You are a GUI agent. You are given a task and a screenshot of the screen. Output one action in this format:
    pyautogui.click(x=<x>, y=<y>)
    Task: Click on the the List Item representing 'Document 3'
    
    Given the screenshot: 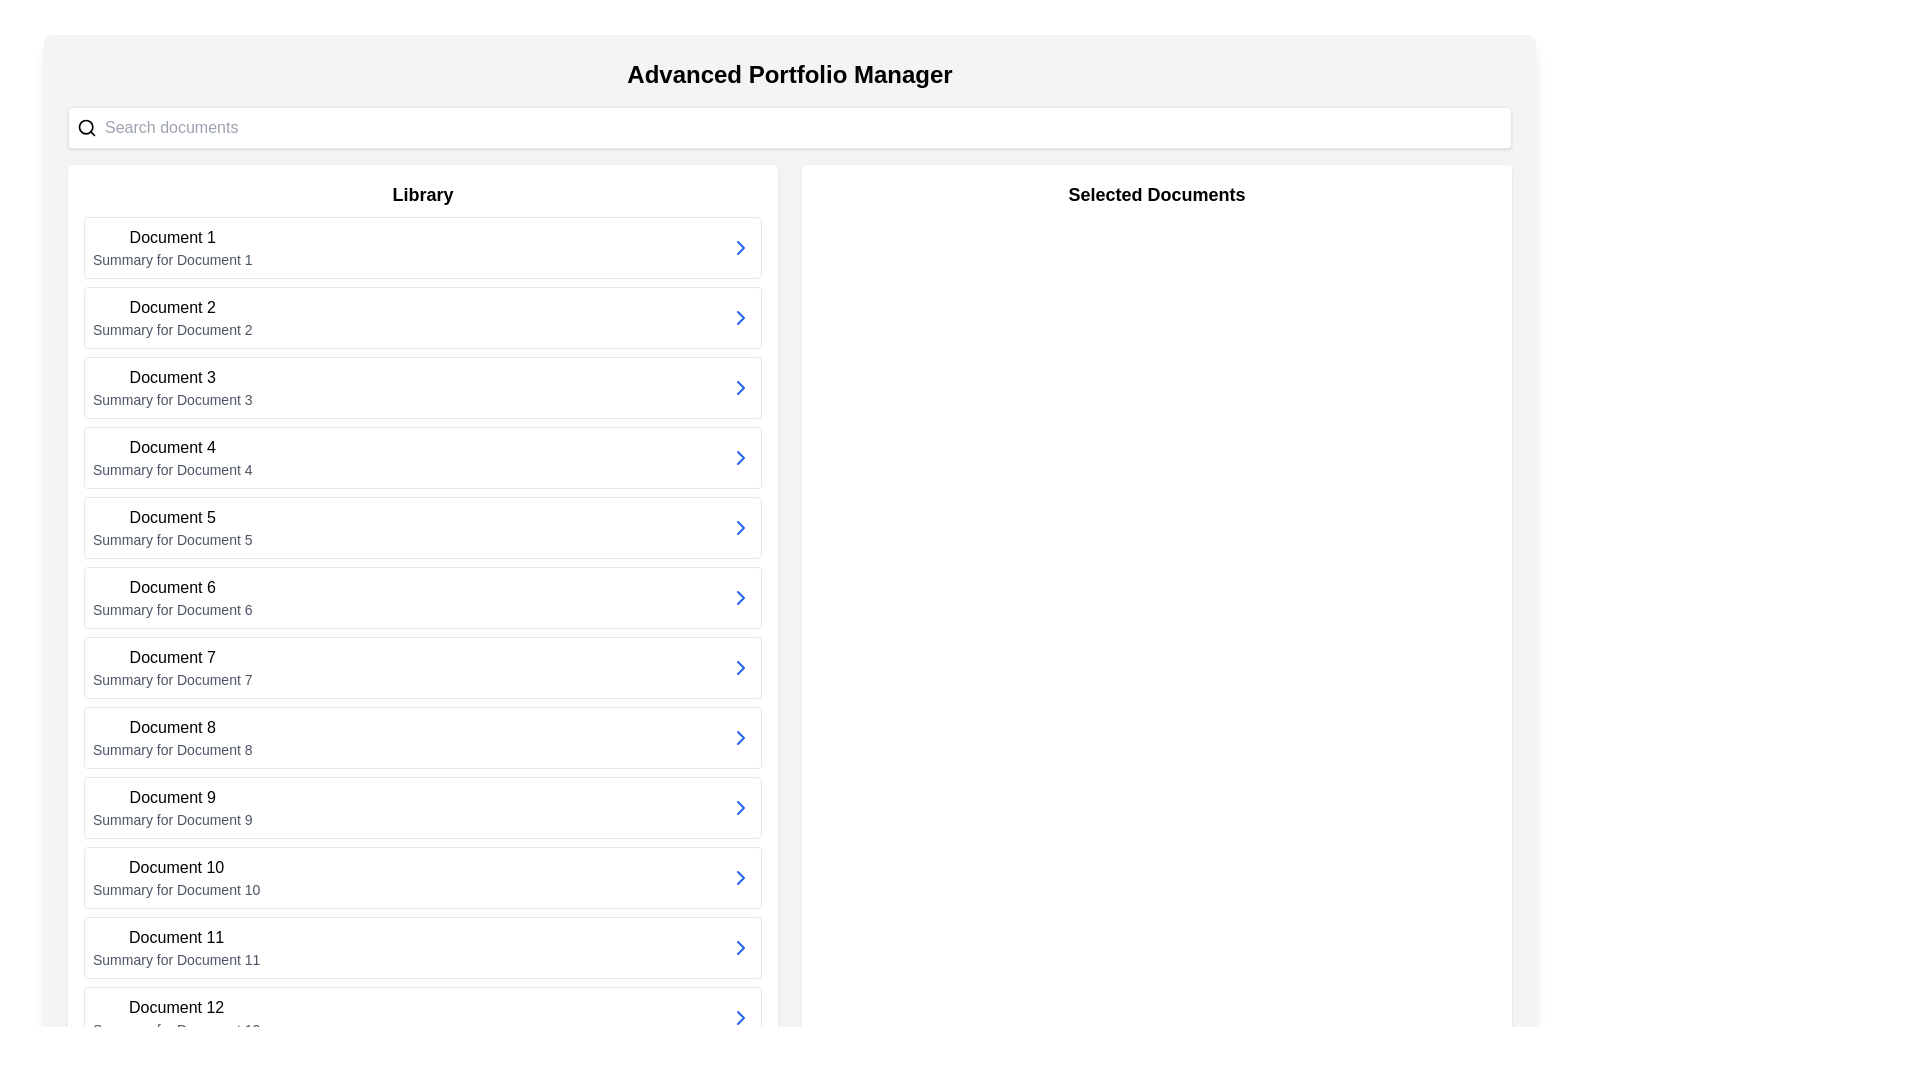 What is the action you would take?
    pyautogui.click(x=421, y=388)
    